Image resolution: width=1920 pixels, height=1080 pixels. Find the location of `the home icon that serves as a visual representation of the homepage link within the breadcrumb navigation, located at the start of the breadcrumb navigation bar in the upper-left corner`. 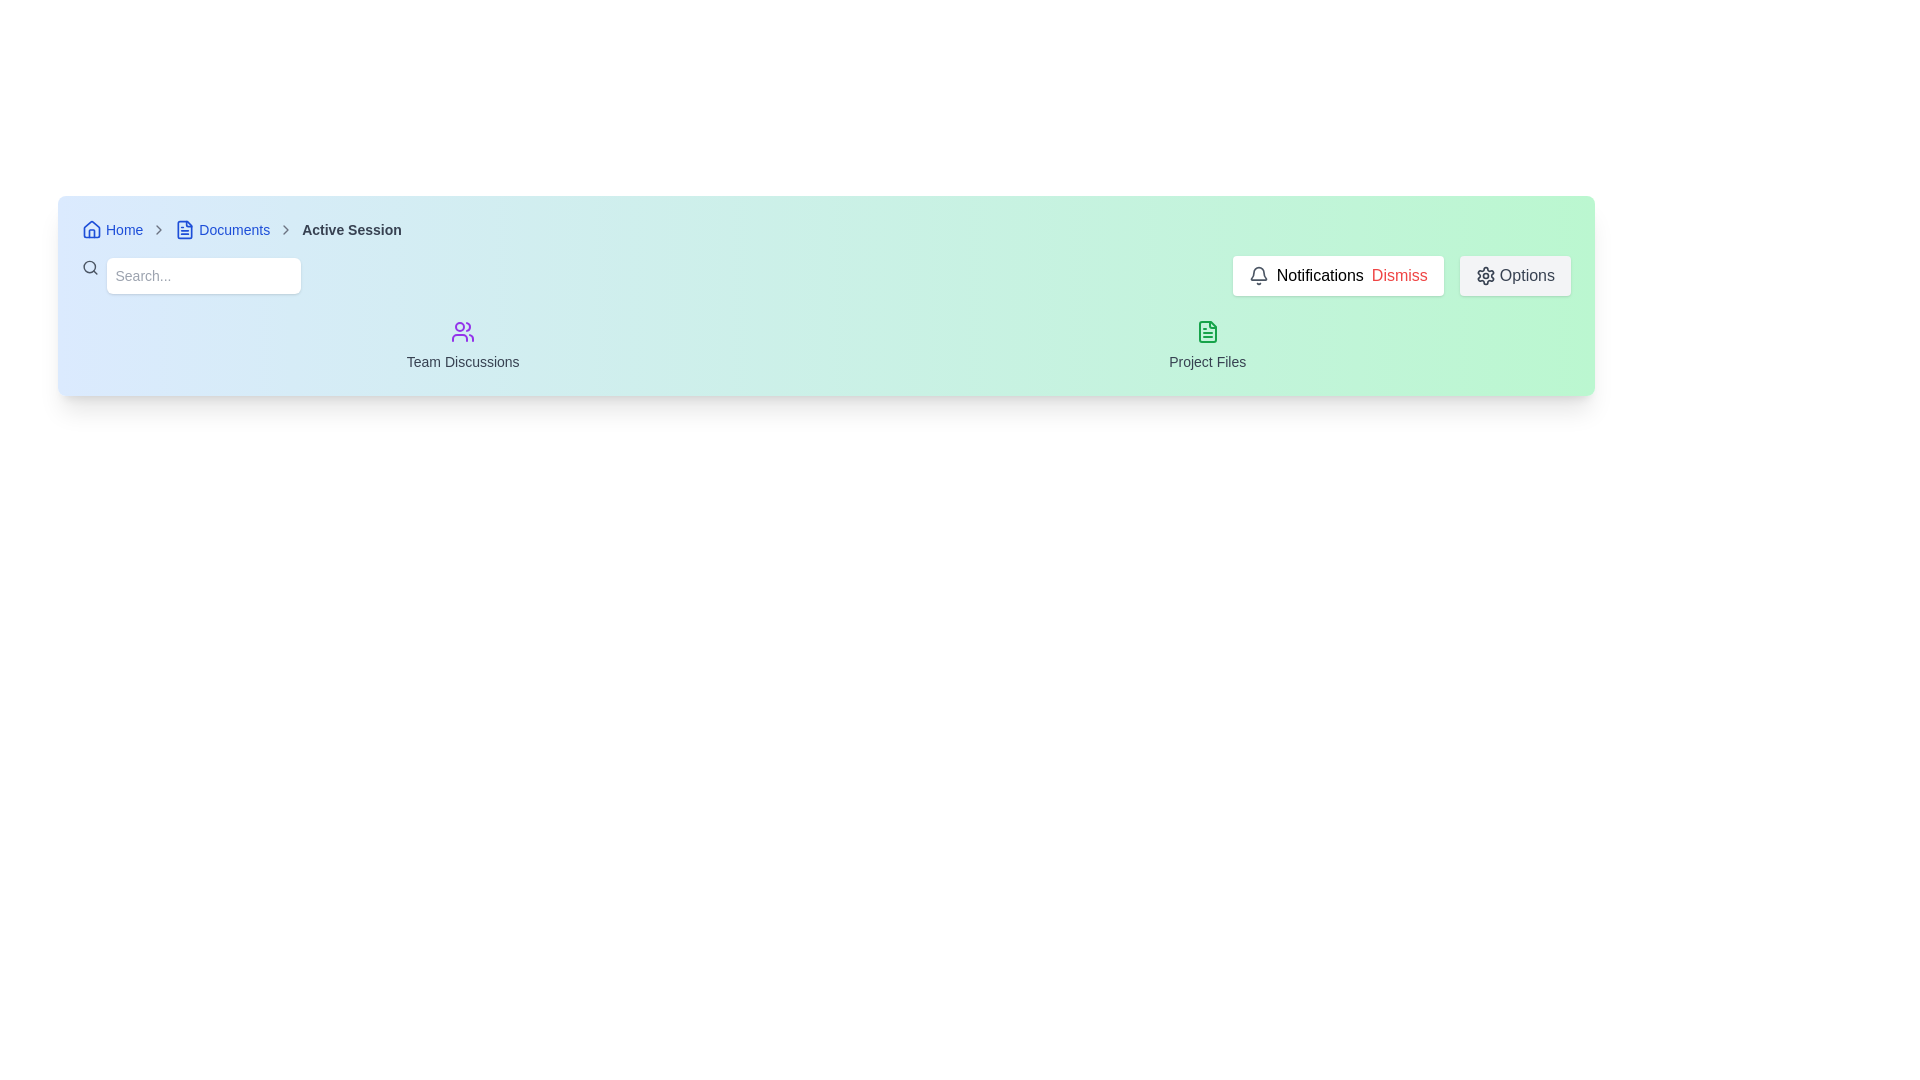

the home icon that serves as a visual representation of the homepage link within the breadcrumb navigation, located at the start of the breadcrumb navigation bar in the upper-left corner is located at coordinates (90, 229).